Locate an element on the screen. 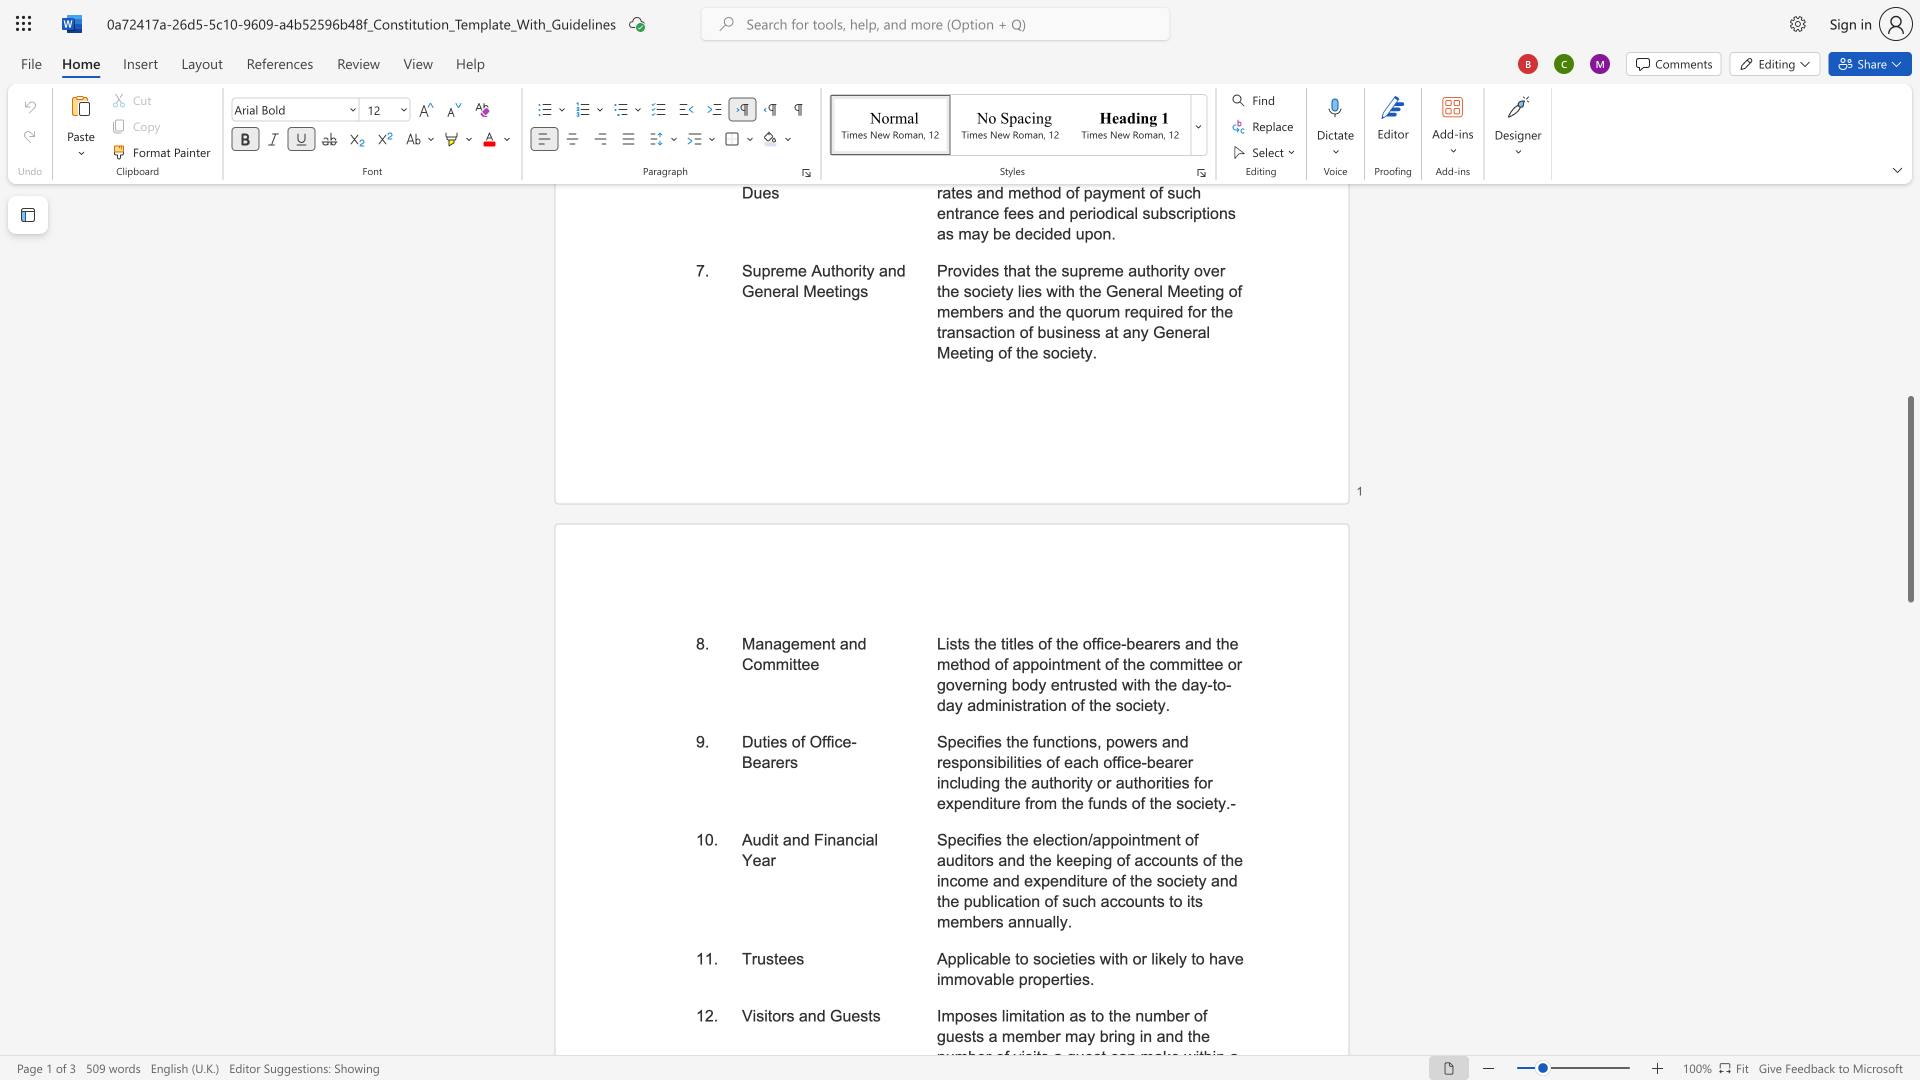  the scrollbar to move the page up is located at coordinates (1909, 319).